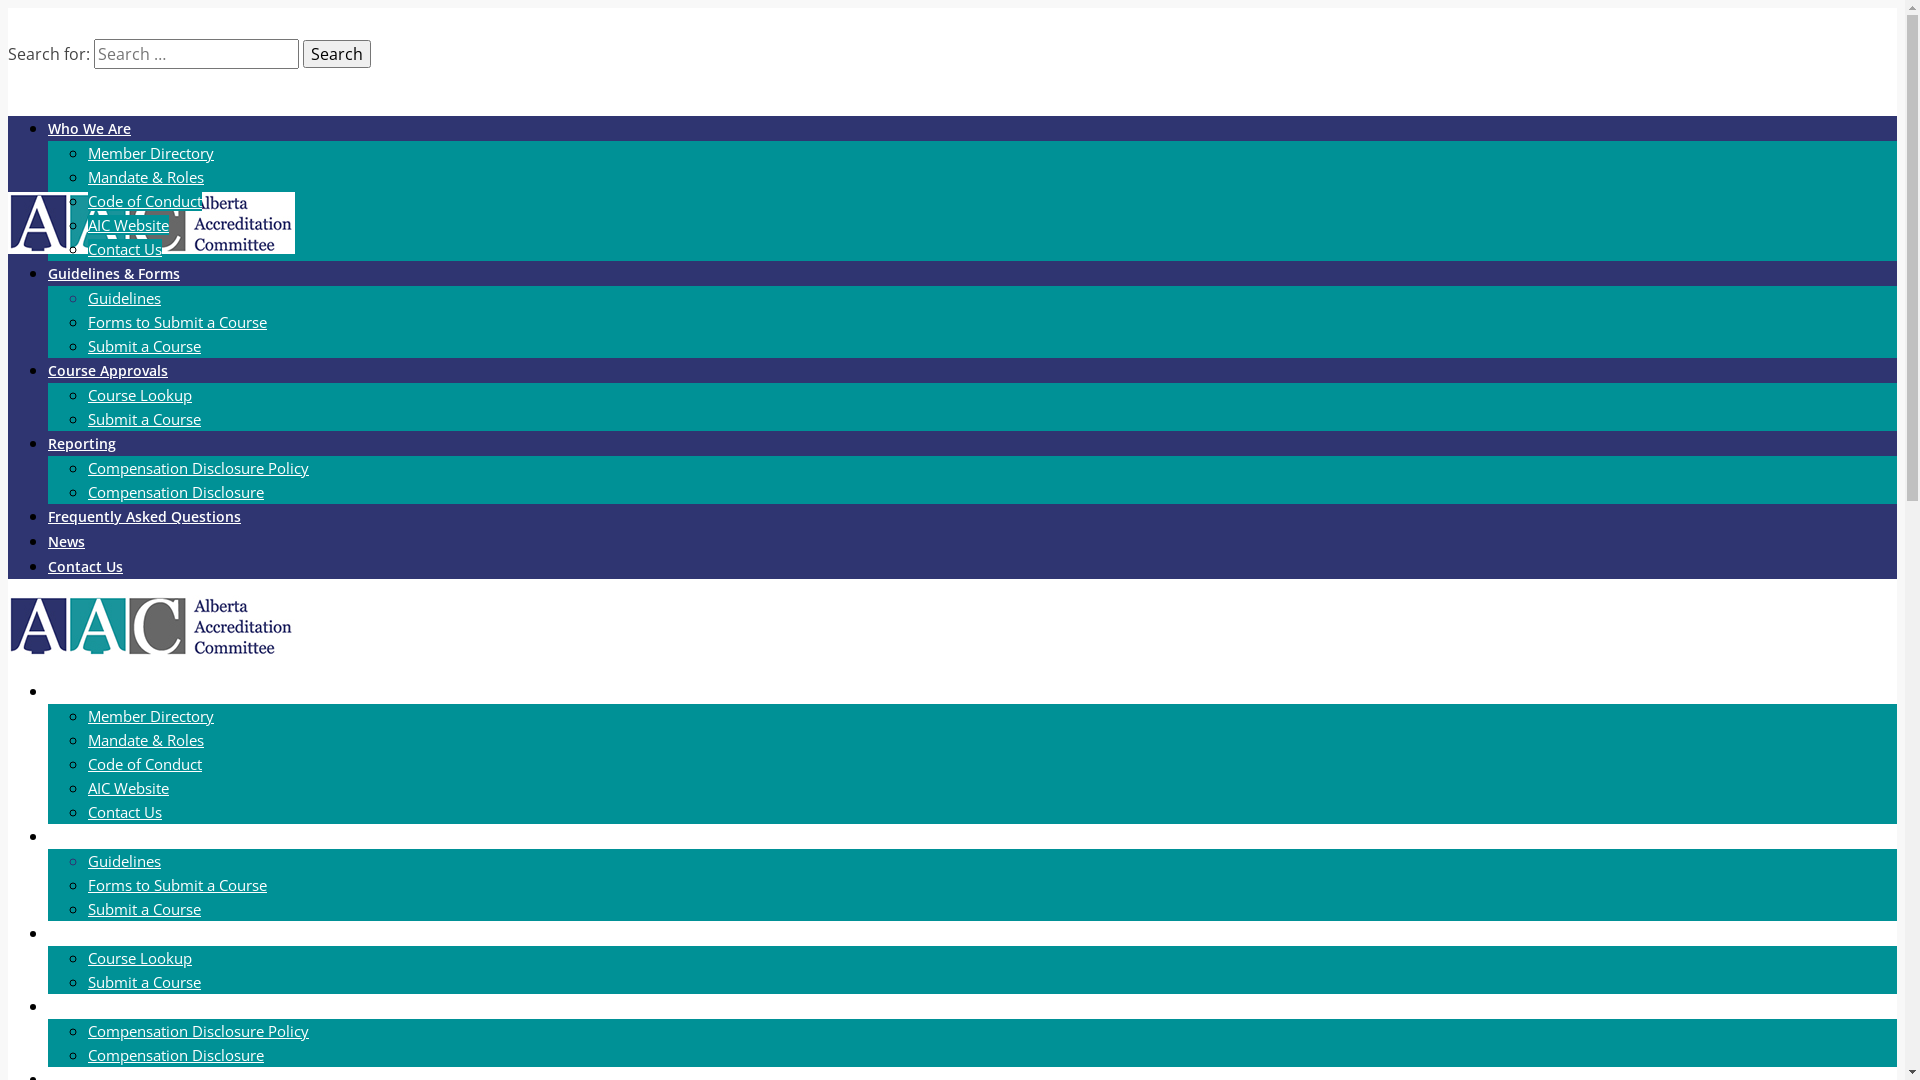 Image resolution: width=1920 pixels, height=1080 pixels. What do you see at coordinates (143, 763) in the screenshot?
I see `'Code of Conduct'` at bounding box center [143, 763].